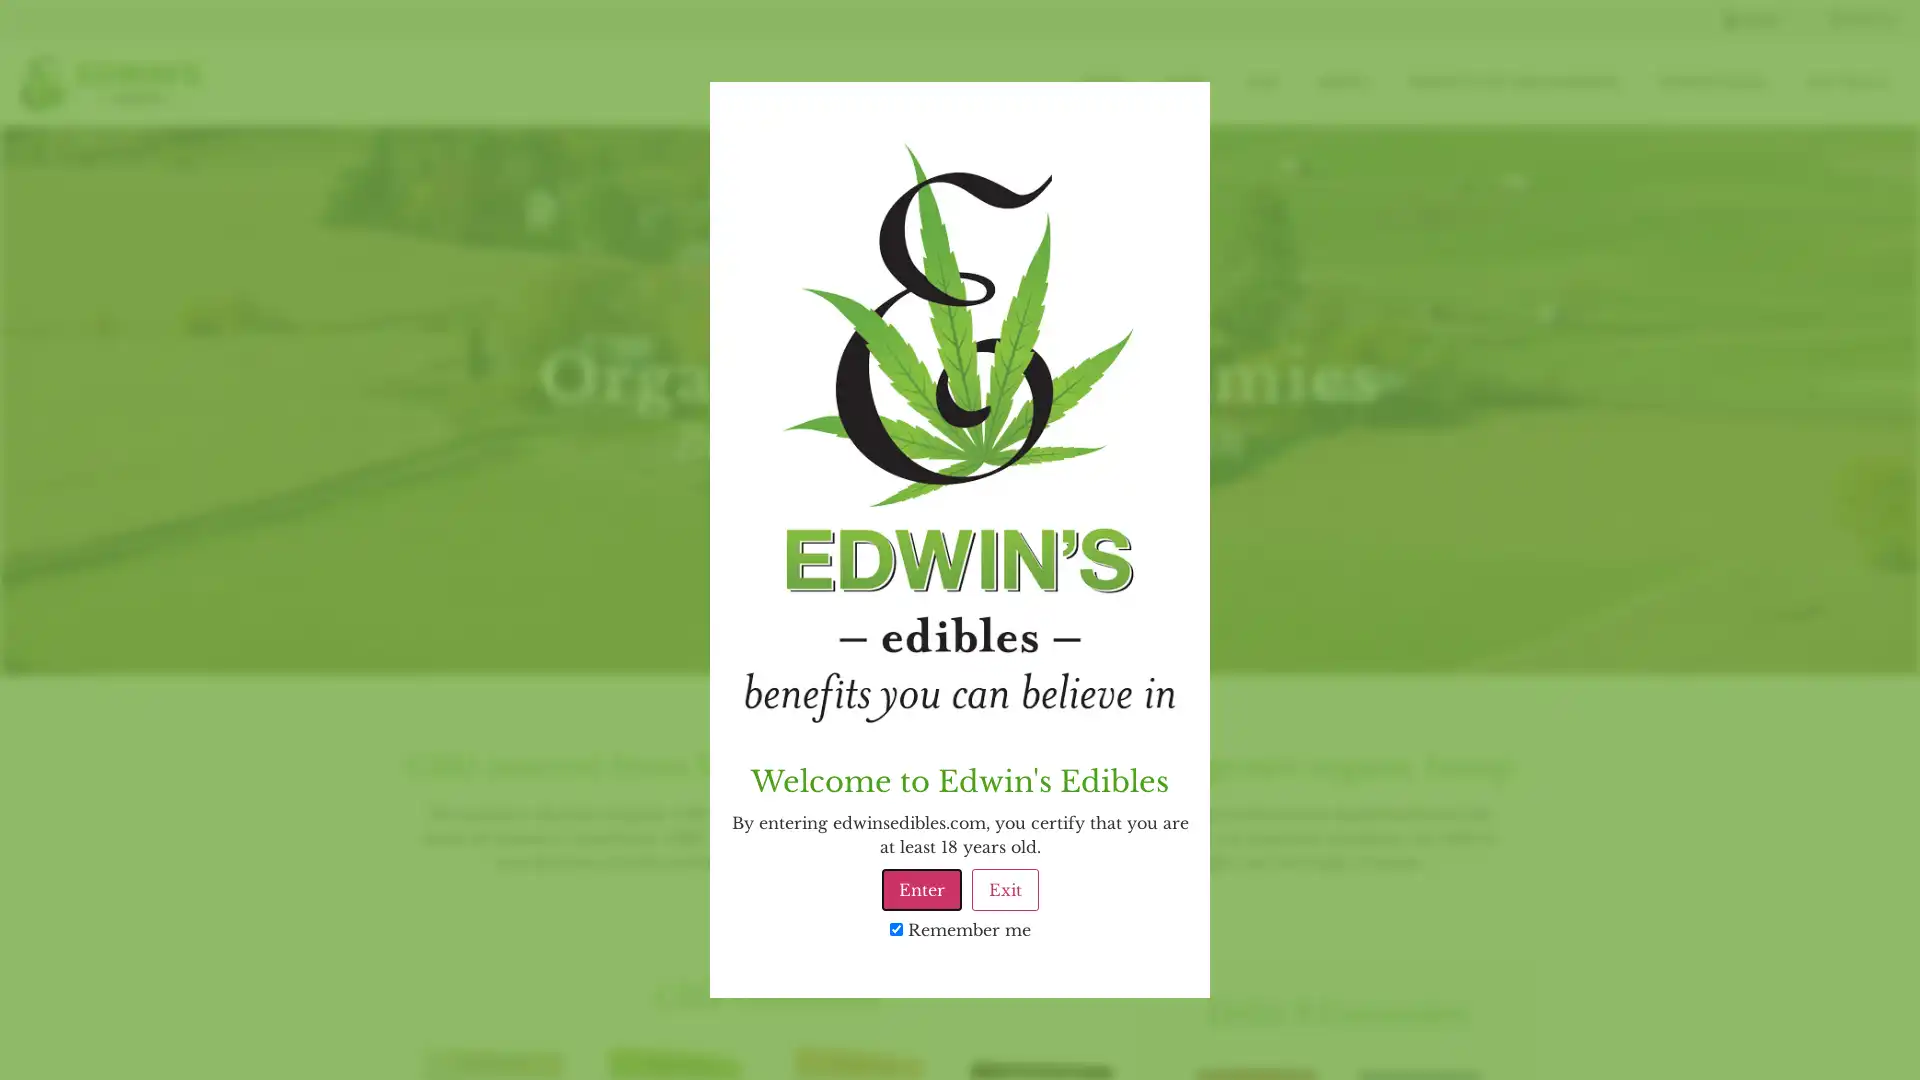 This screenshot has height=1080, width=1920. I want to click on Exit, so click(1004, 889).